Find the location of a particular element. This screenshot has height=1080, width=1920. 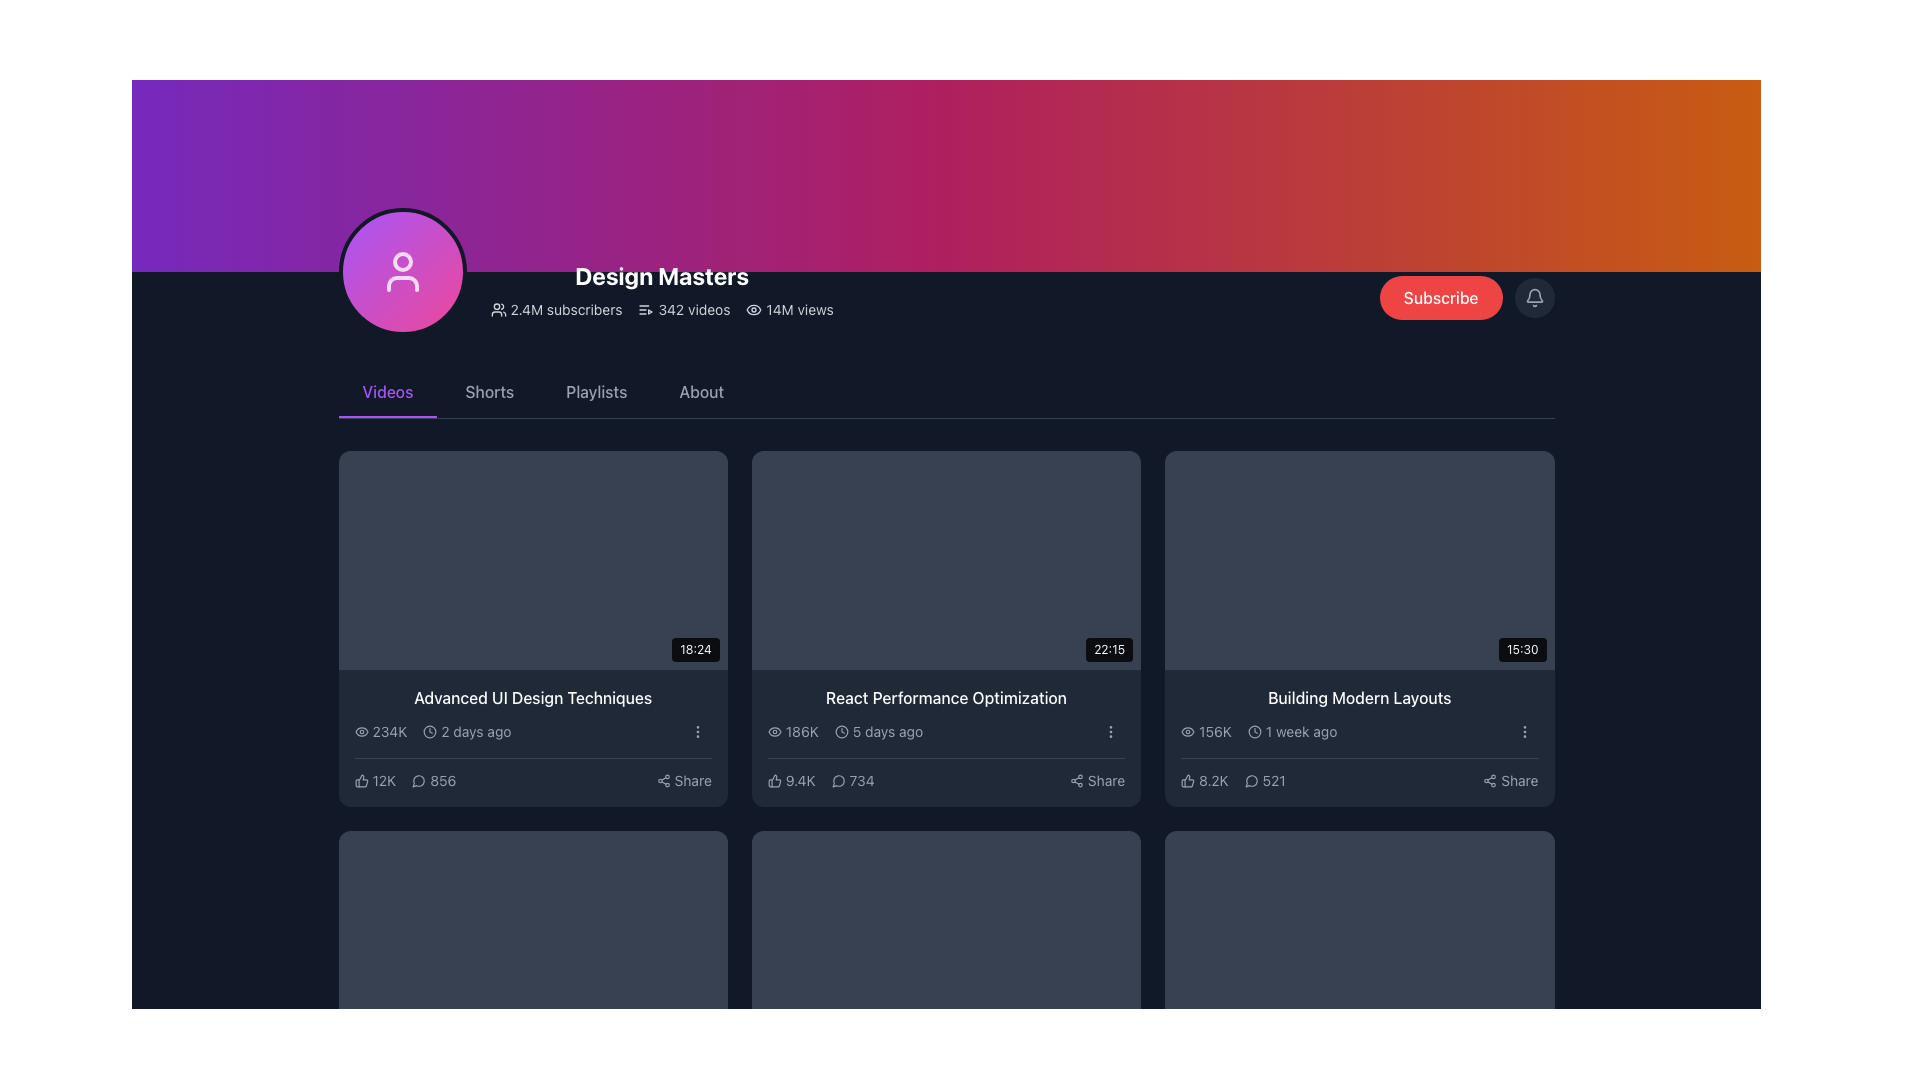

the button displaying the number '856' with a speech bubble icon, located below the title 'Advanced UI Design Techniques' is located at coordinates (433, 779).